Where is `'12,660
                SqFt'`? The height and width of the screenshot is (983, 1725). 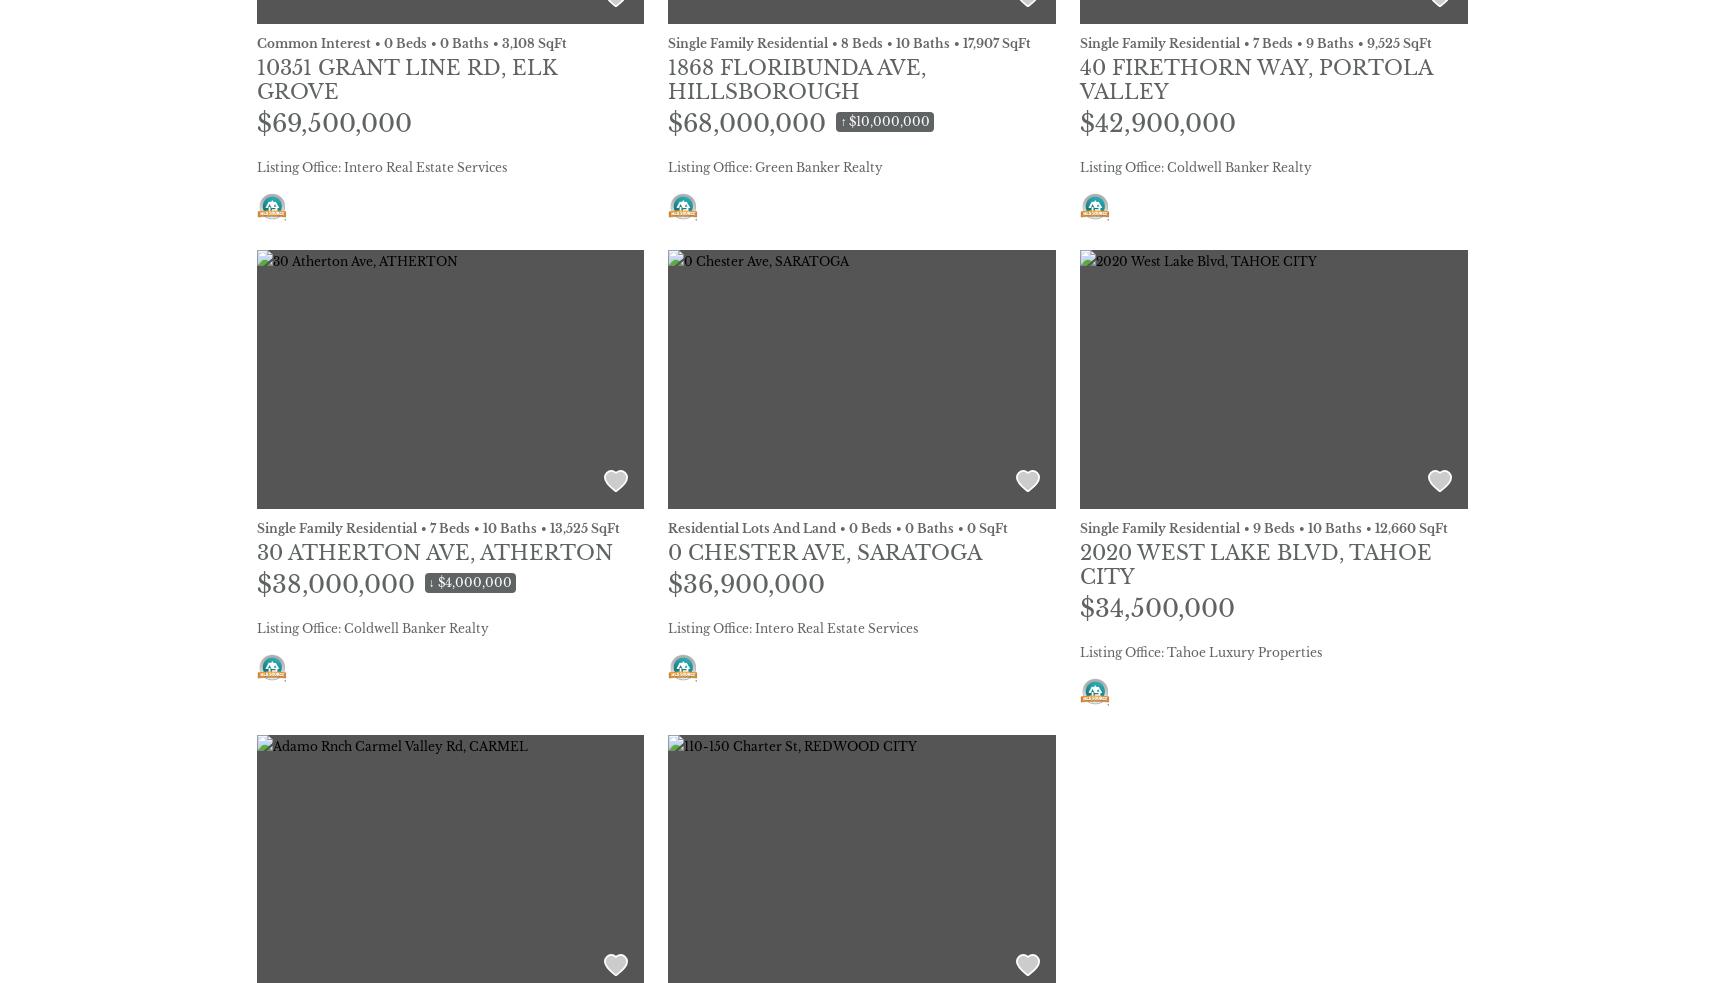 '12,660
                SqFt' is located at coordinates (1373, 527).